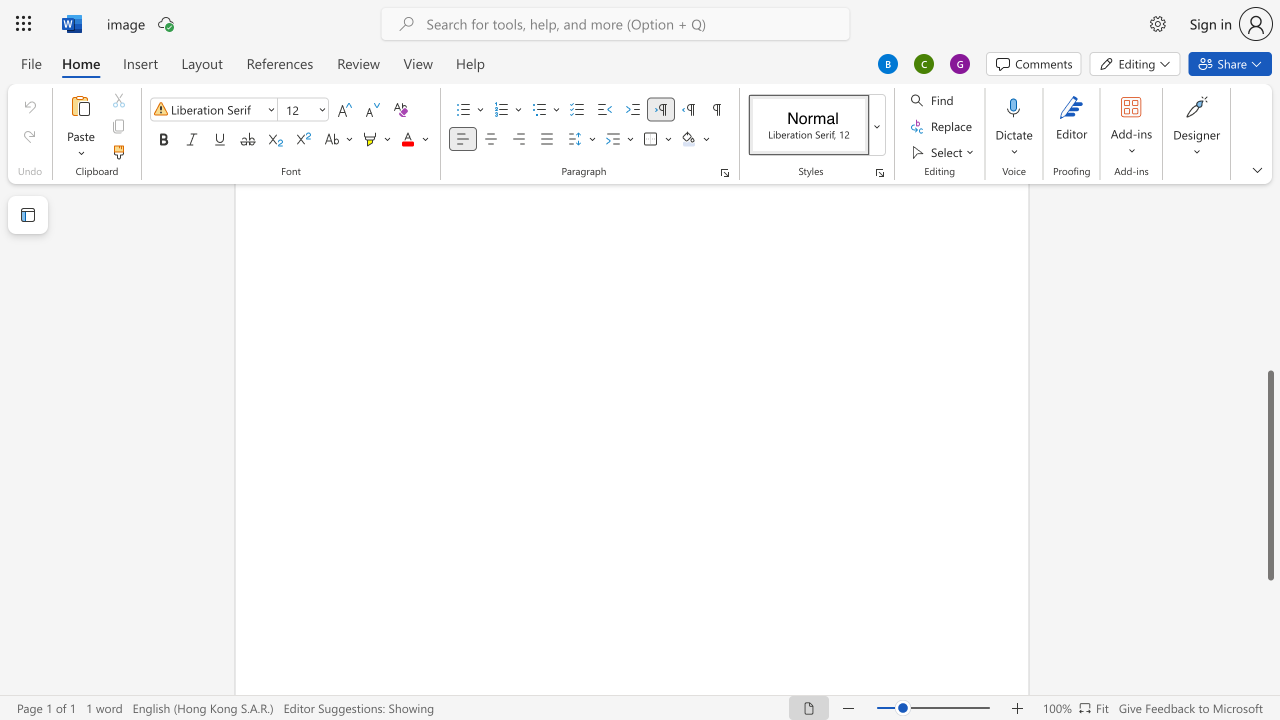  Describe the element at coordinates (1269, 280) in the screenshot. I see `the scrollbar on the right to move the page upward` at that location.